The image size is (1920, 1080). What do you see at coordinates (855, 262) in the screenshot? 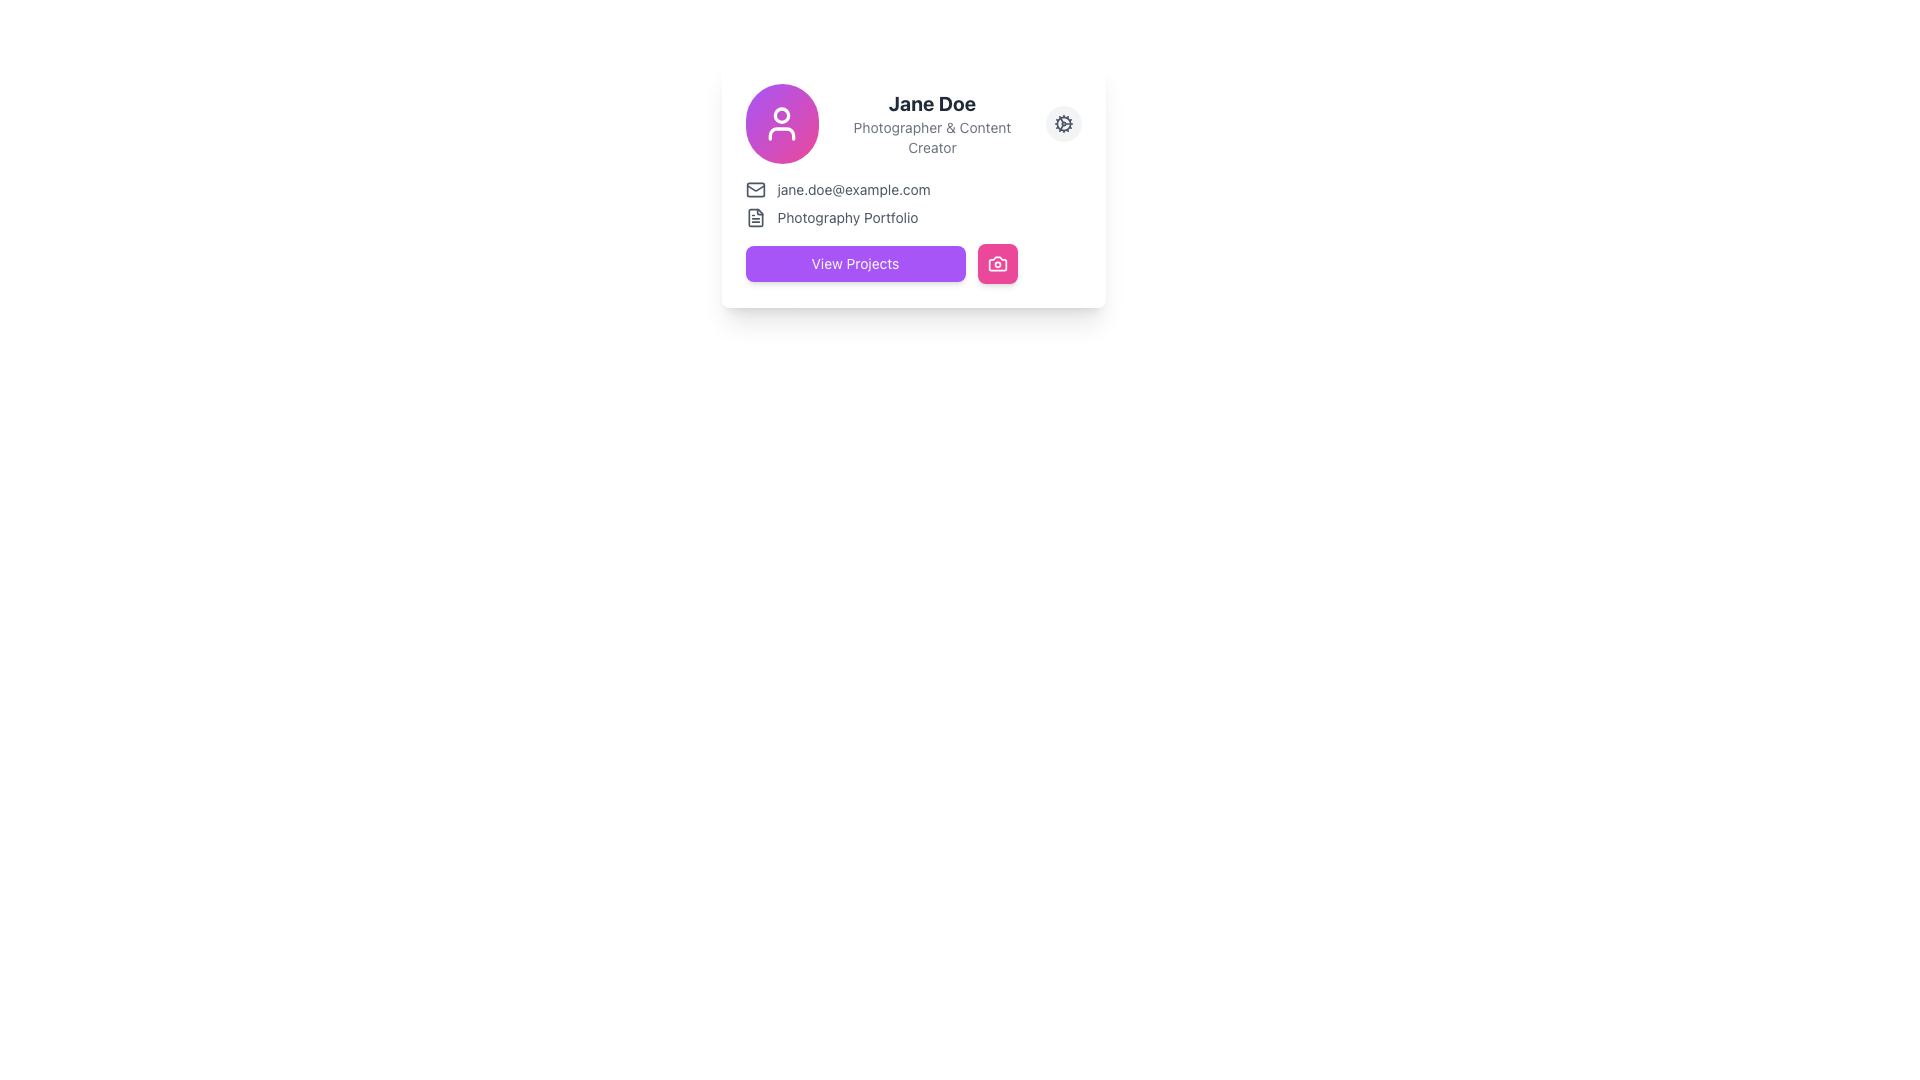
I see `the 'View Projects' button, which is a rectangular button with a purple background and white text, located on the leftmost side of a horizontal layout` at bounding box center [855, 262].